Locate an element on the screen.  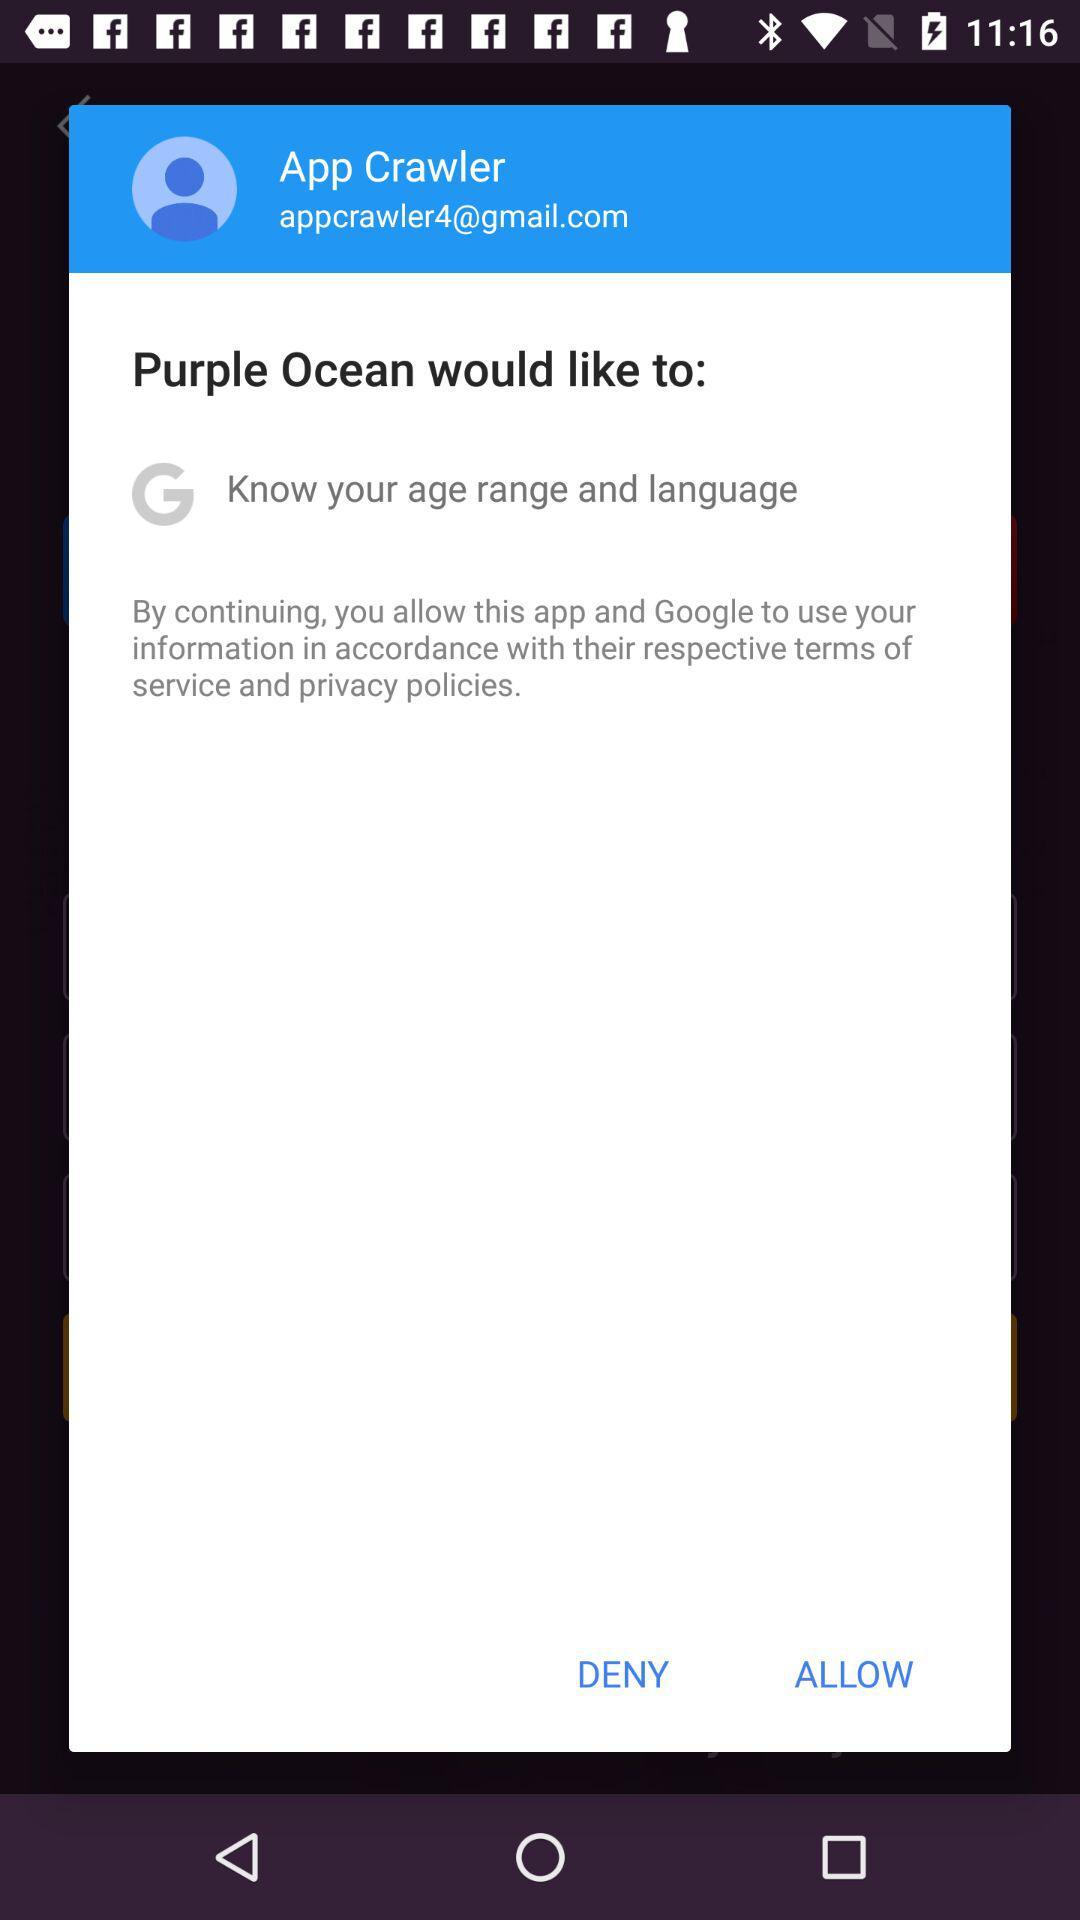
the item above purple ocean would icon is located at coordinates (454, 214).